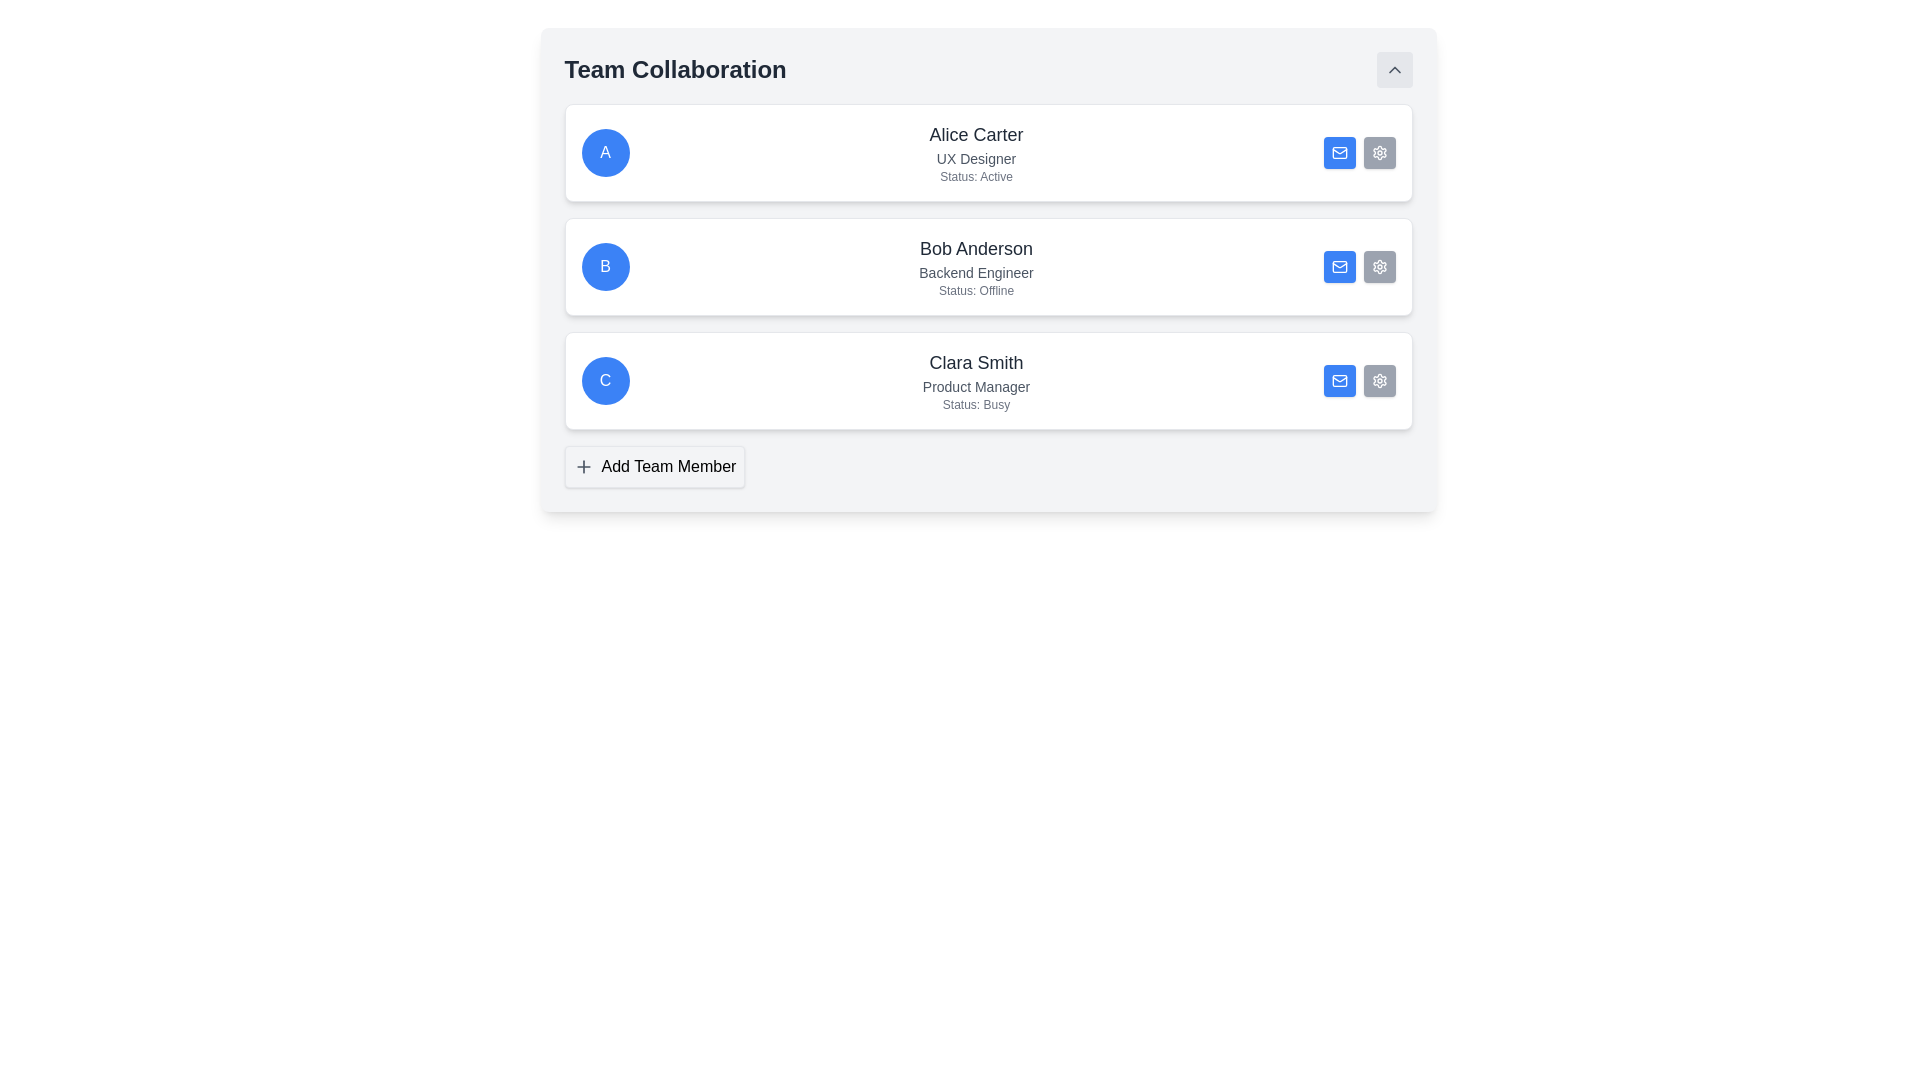 The width and height of the screenshot is (1920, 1080). I want to click on the stylized envelope SVG icon located to the far right of the third row in the user interface section corresponding to 'Clara Smith', so click(1339, 381).